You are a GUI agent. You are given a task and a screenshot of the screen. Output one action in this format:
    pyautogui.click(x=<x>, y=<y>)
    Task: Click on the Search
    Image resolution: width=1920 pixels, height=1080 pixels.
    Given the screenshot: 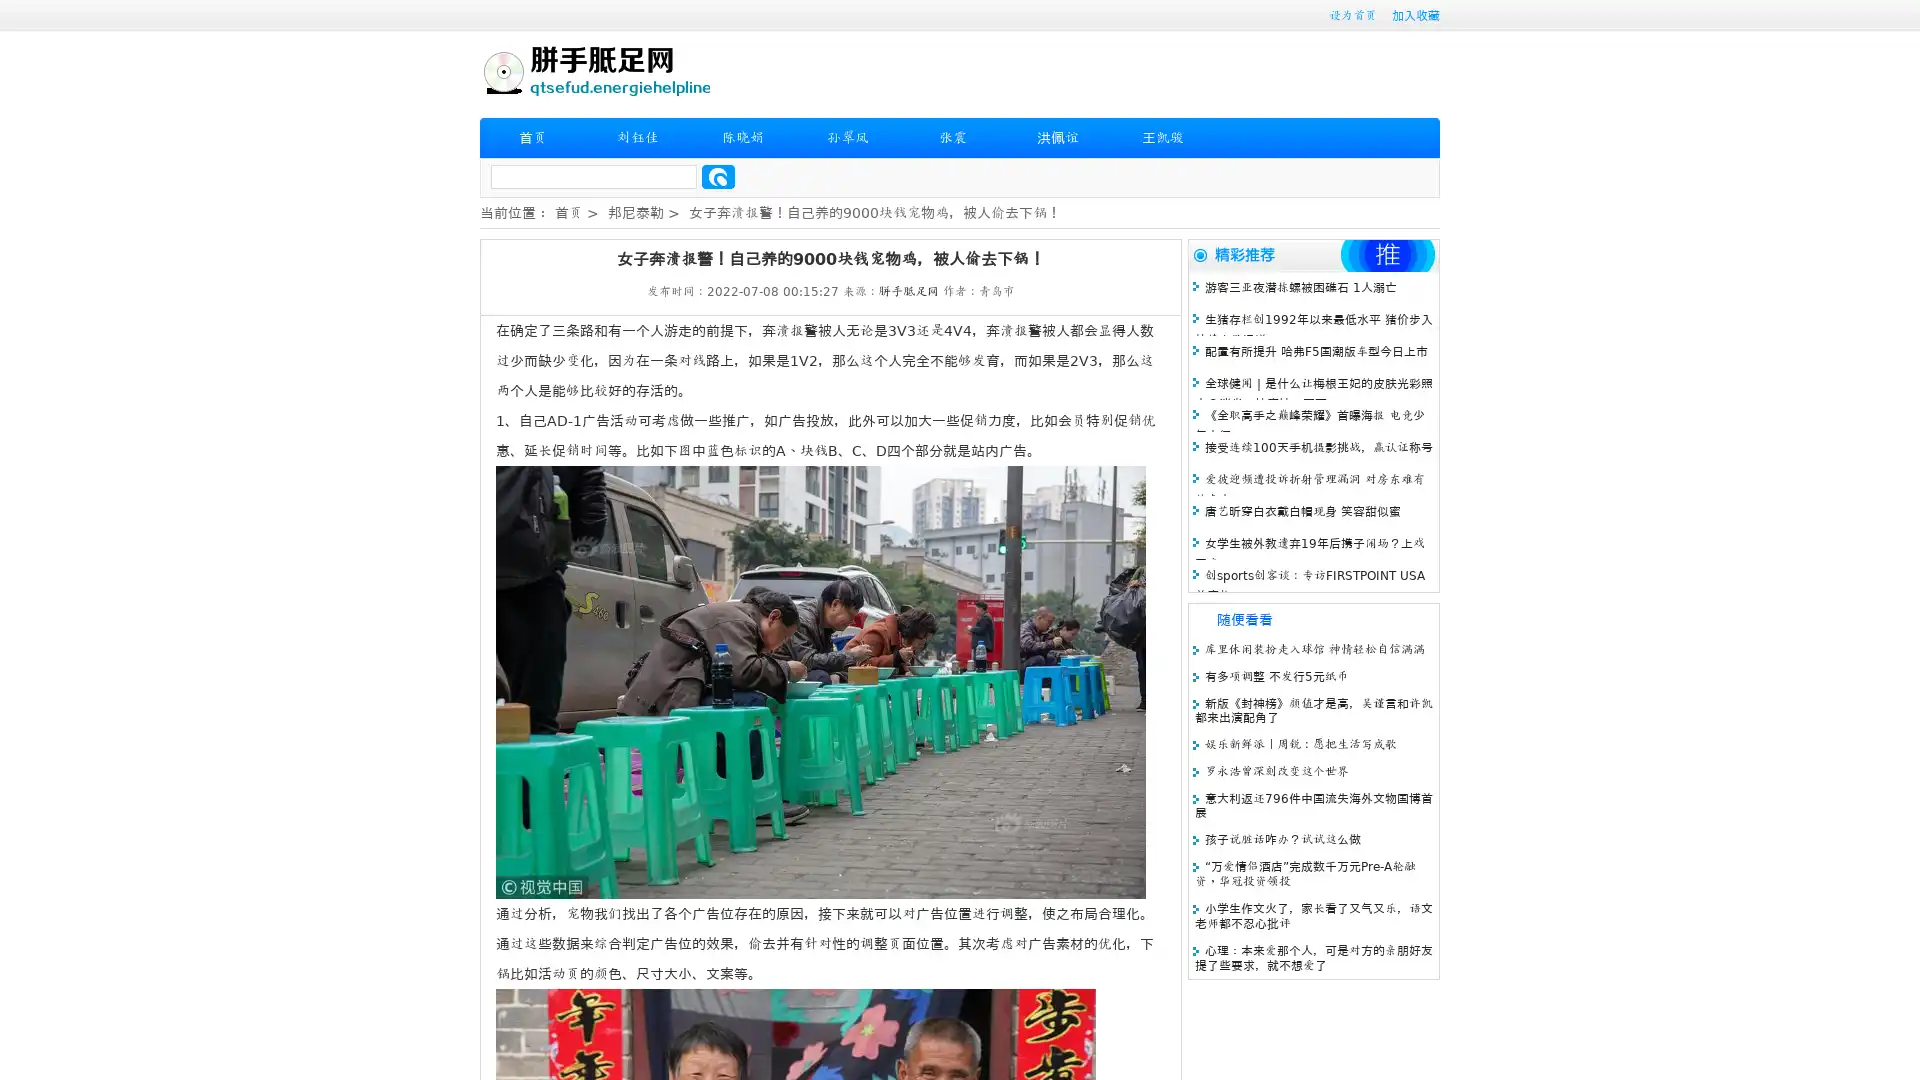 What is the action you would take?
    pyautogui.click(x=718, y=176)
    